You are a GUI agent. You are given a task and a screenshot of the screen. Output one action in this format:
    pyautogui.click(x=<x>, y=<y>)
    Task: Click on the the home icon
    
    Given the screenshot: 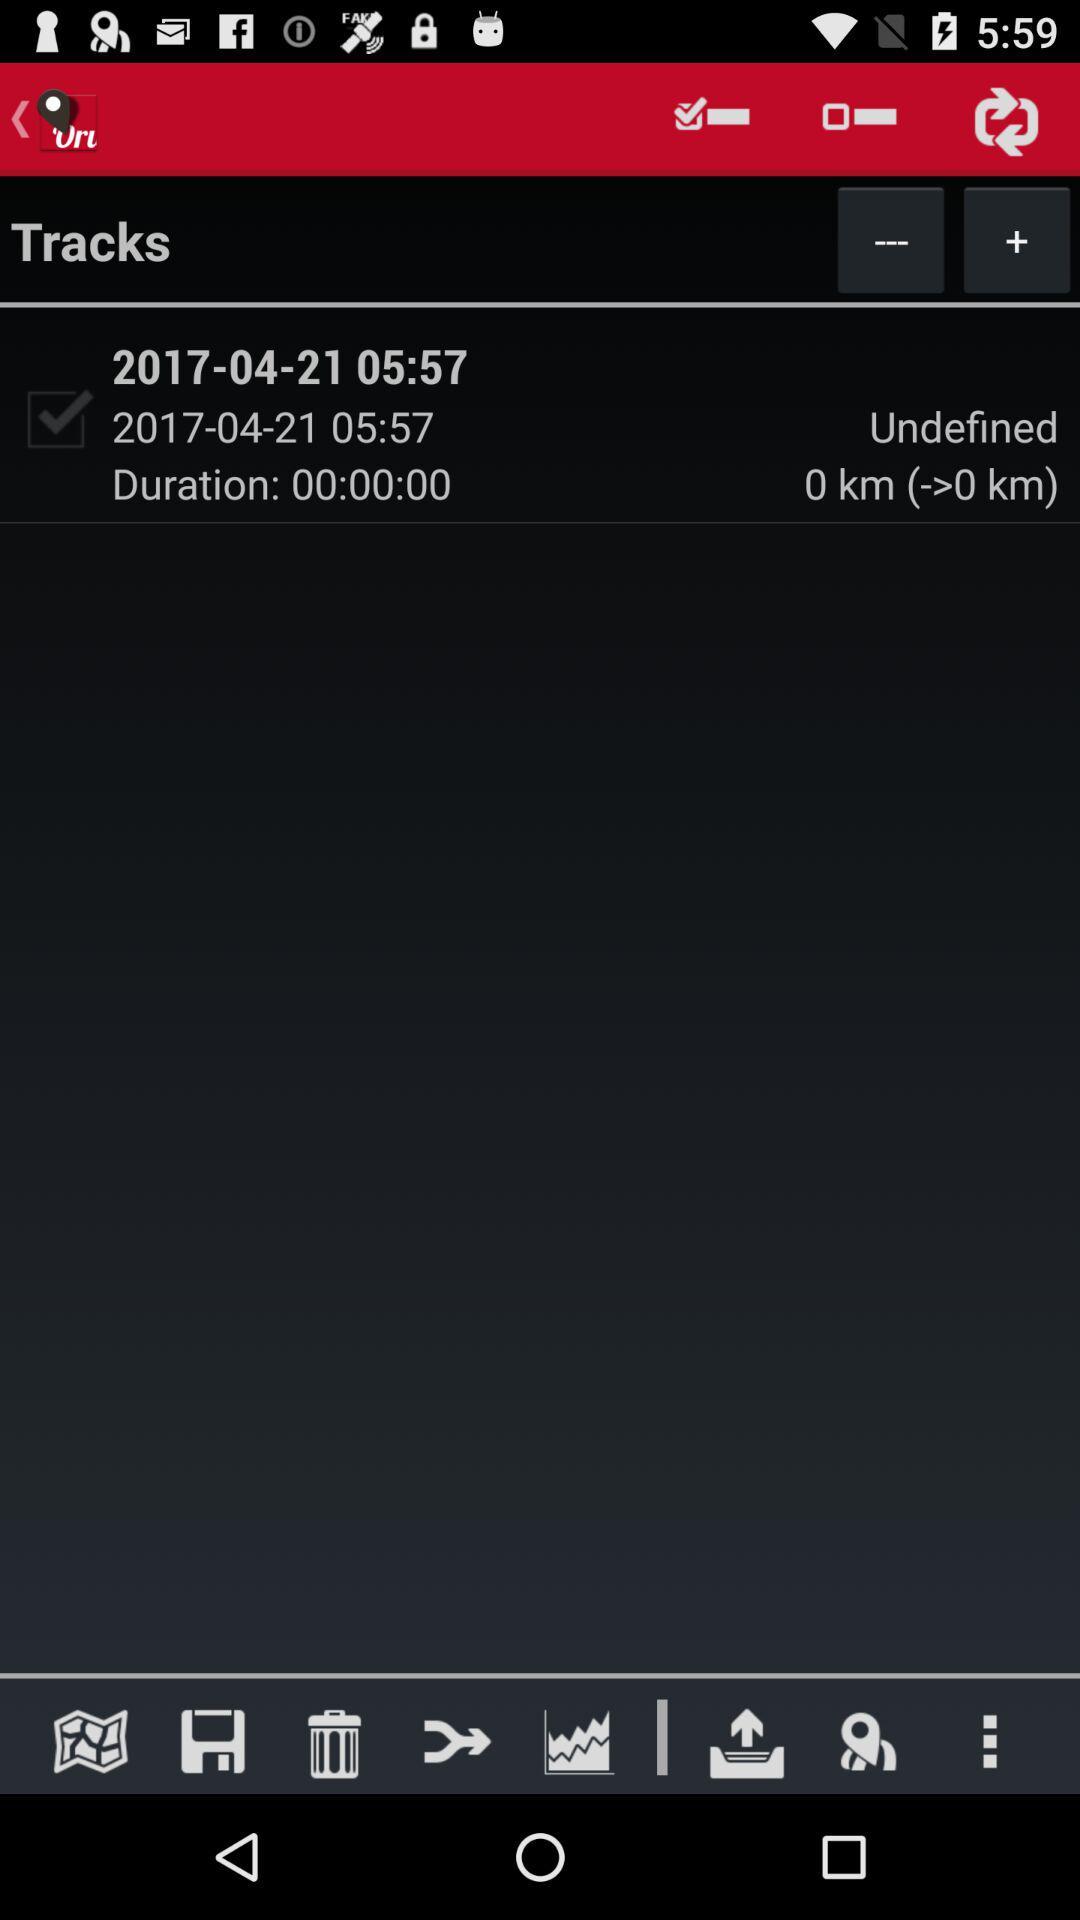 What is the action you would take?
    pyautogui.click(x=747, y=1862)
    